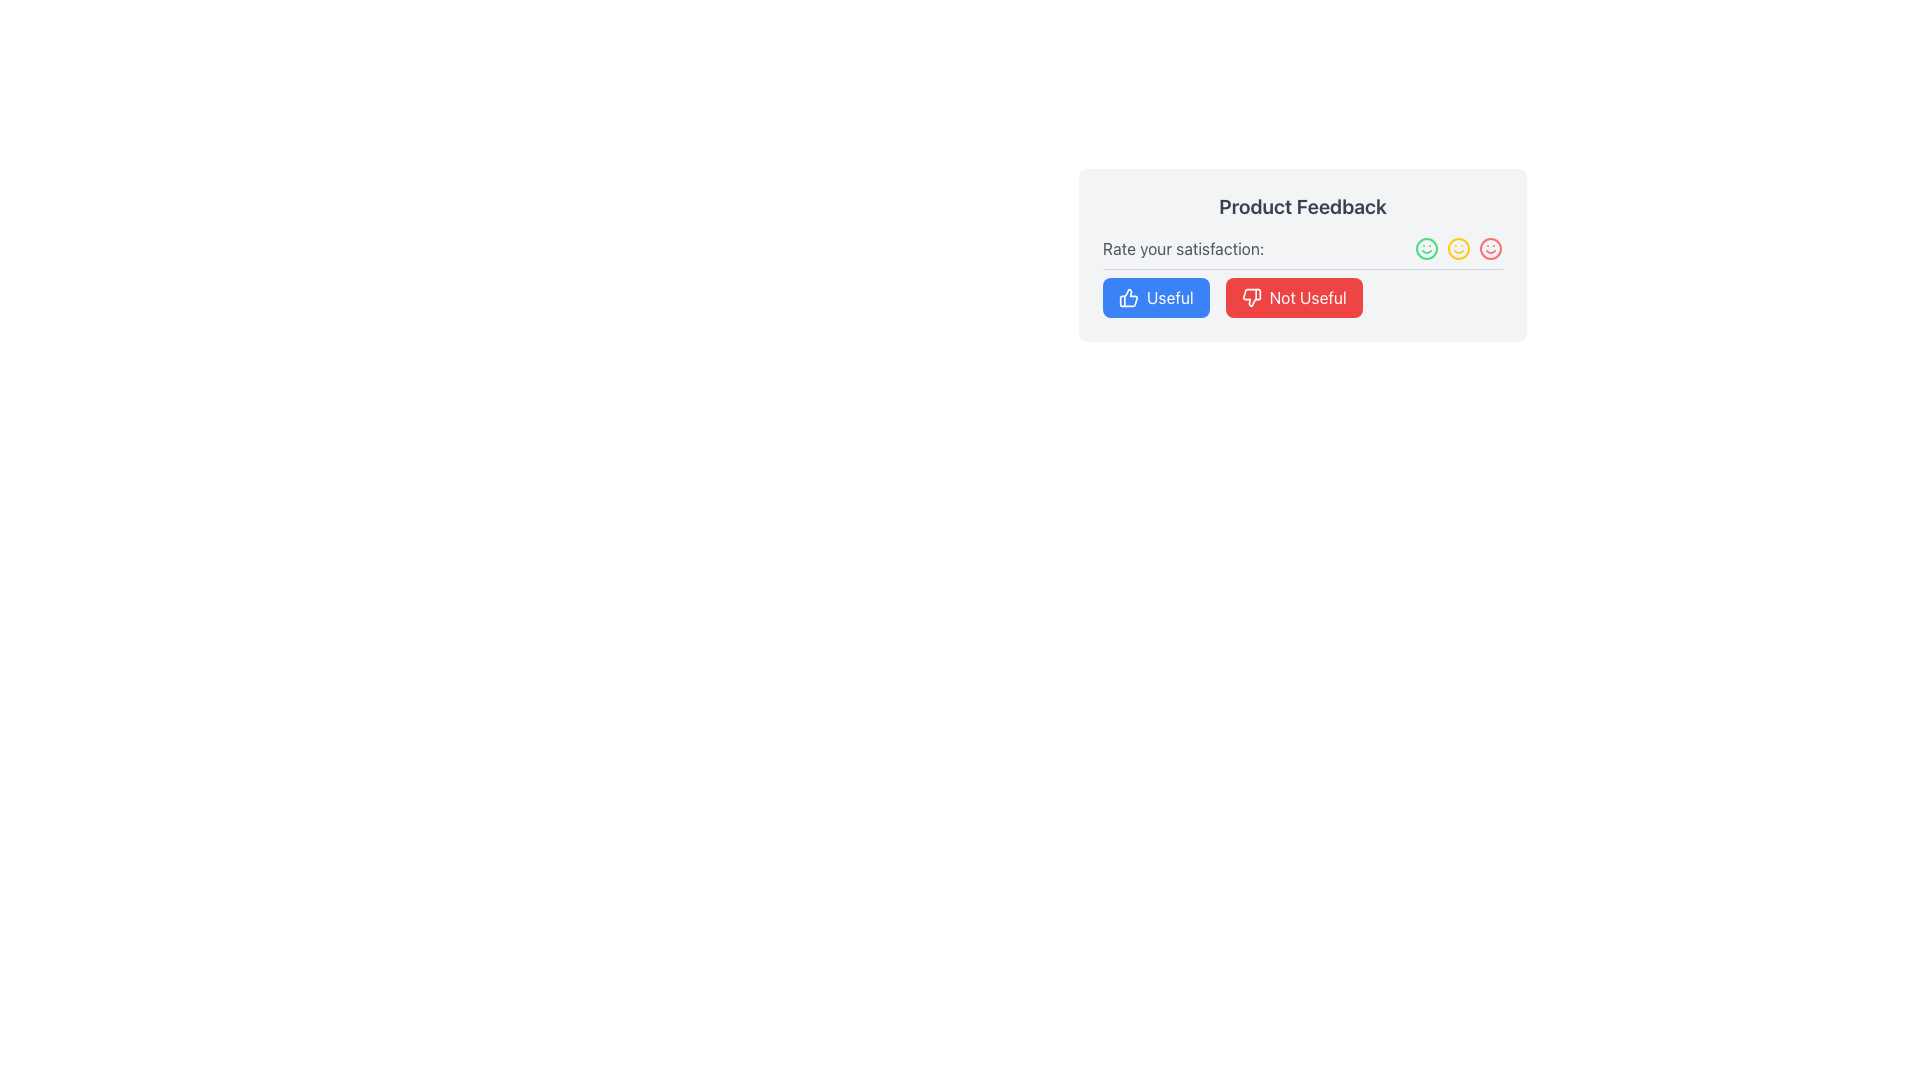  What do you see at coordinates (1250, 297) in the screenshot?
I see `the 'Not Useful' button icon, which represents a negative rating option located on the right side of the button group in the feedback section` at bounding box center [1250, 297].